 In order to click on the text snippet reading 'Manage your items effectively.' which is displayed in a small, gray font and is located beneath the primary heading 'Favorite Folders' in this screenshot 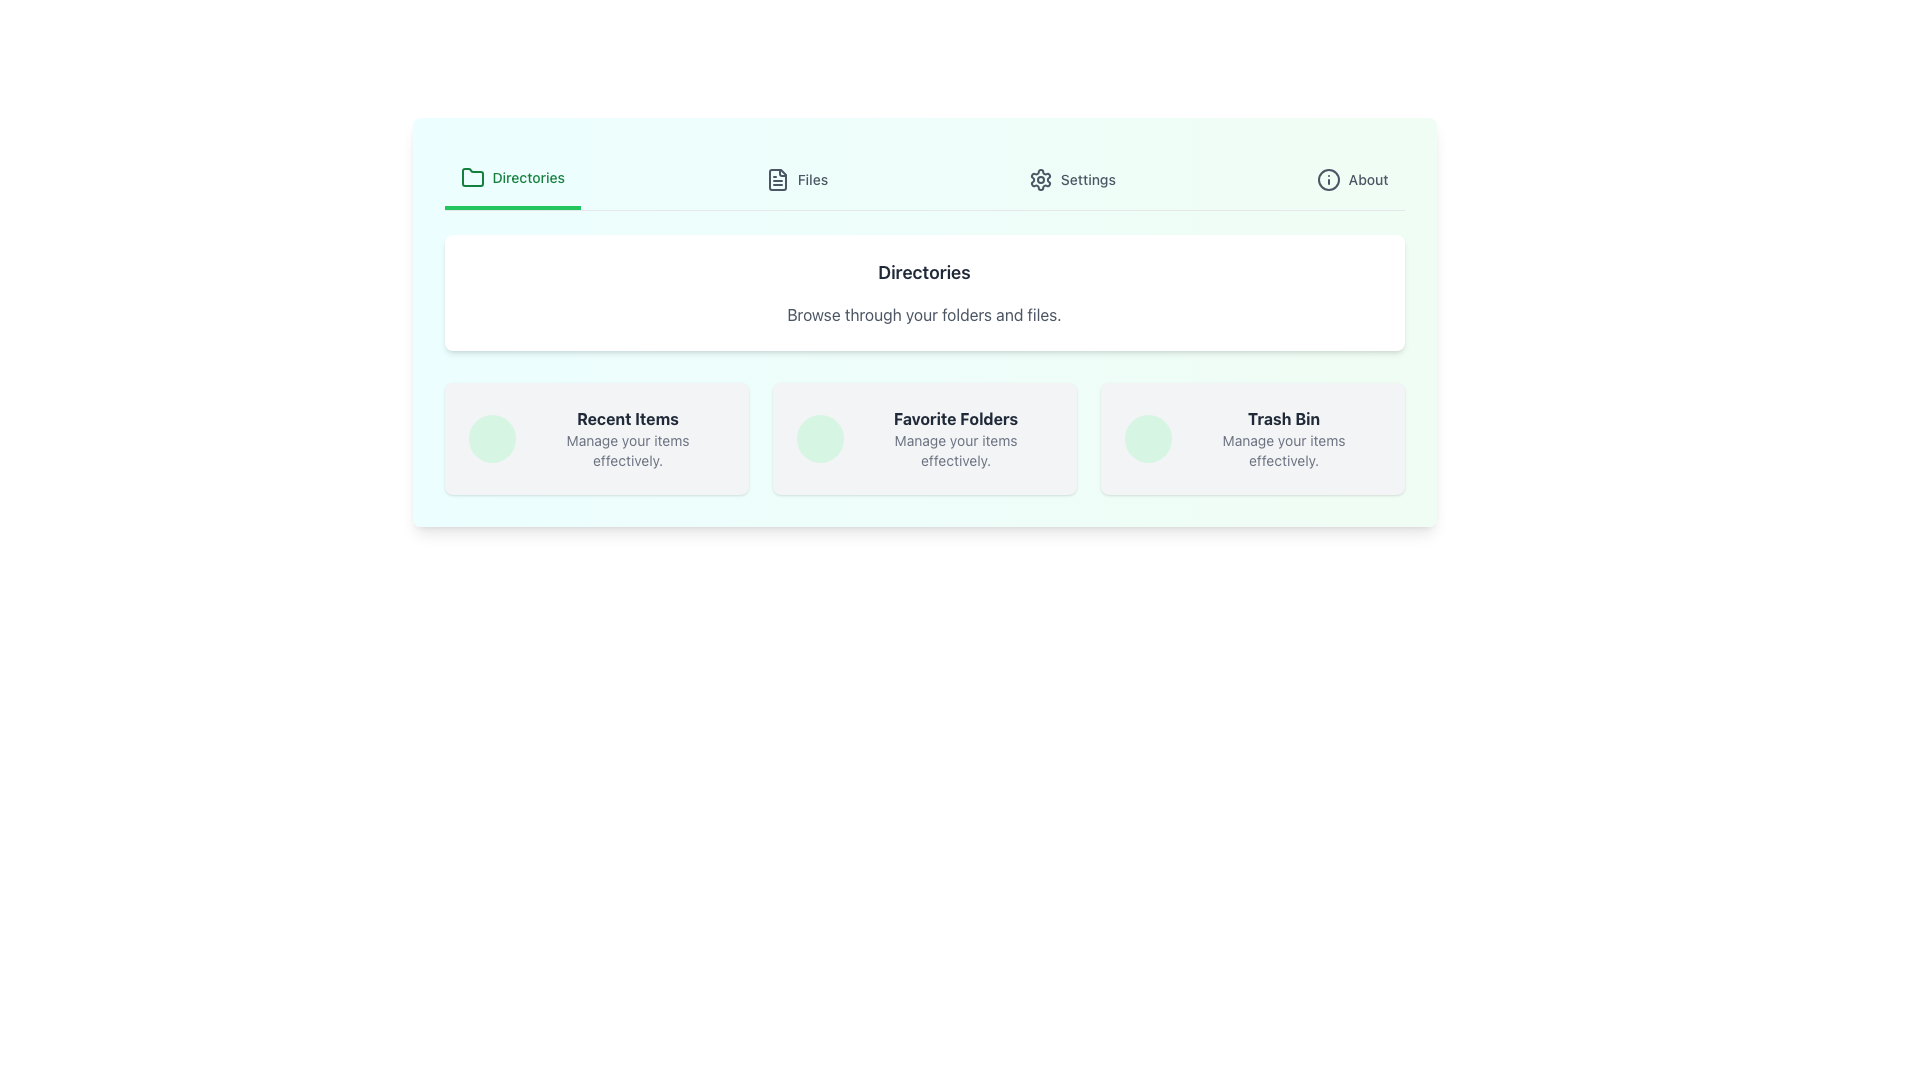, I will do `click(954, 451)`.